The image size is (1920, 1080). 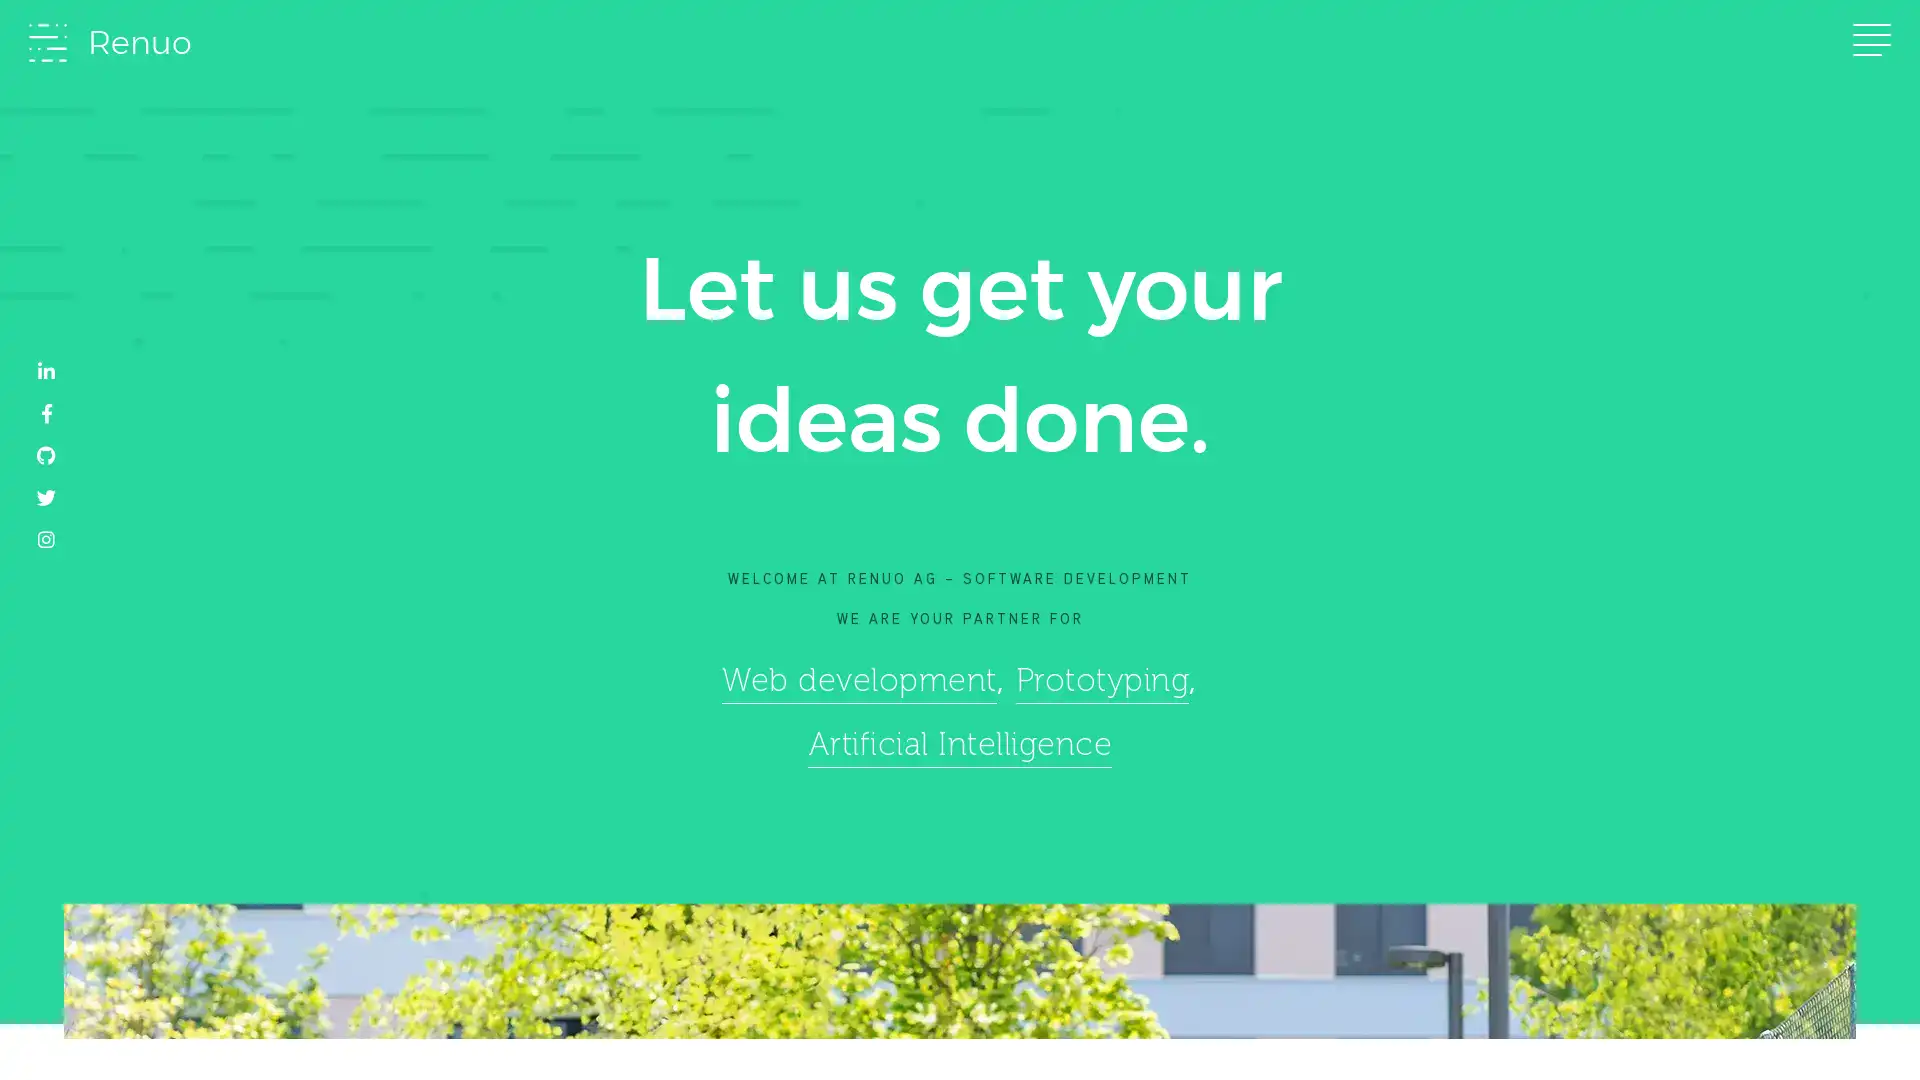 I want to click on Toggle navigation, so click(x=1871, y=39).